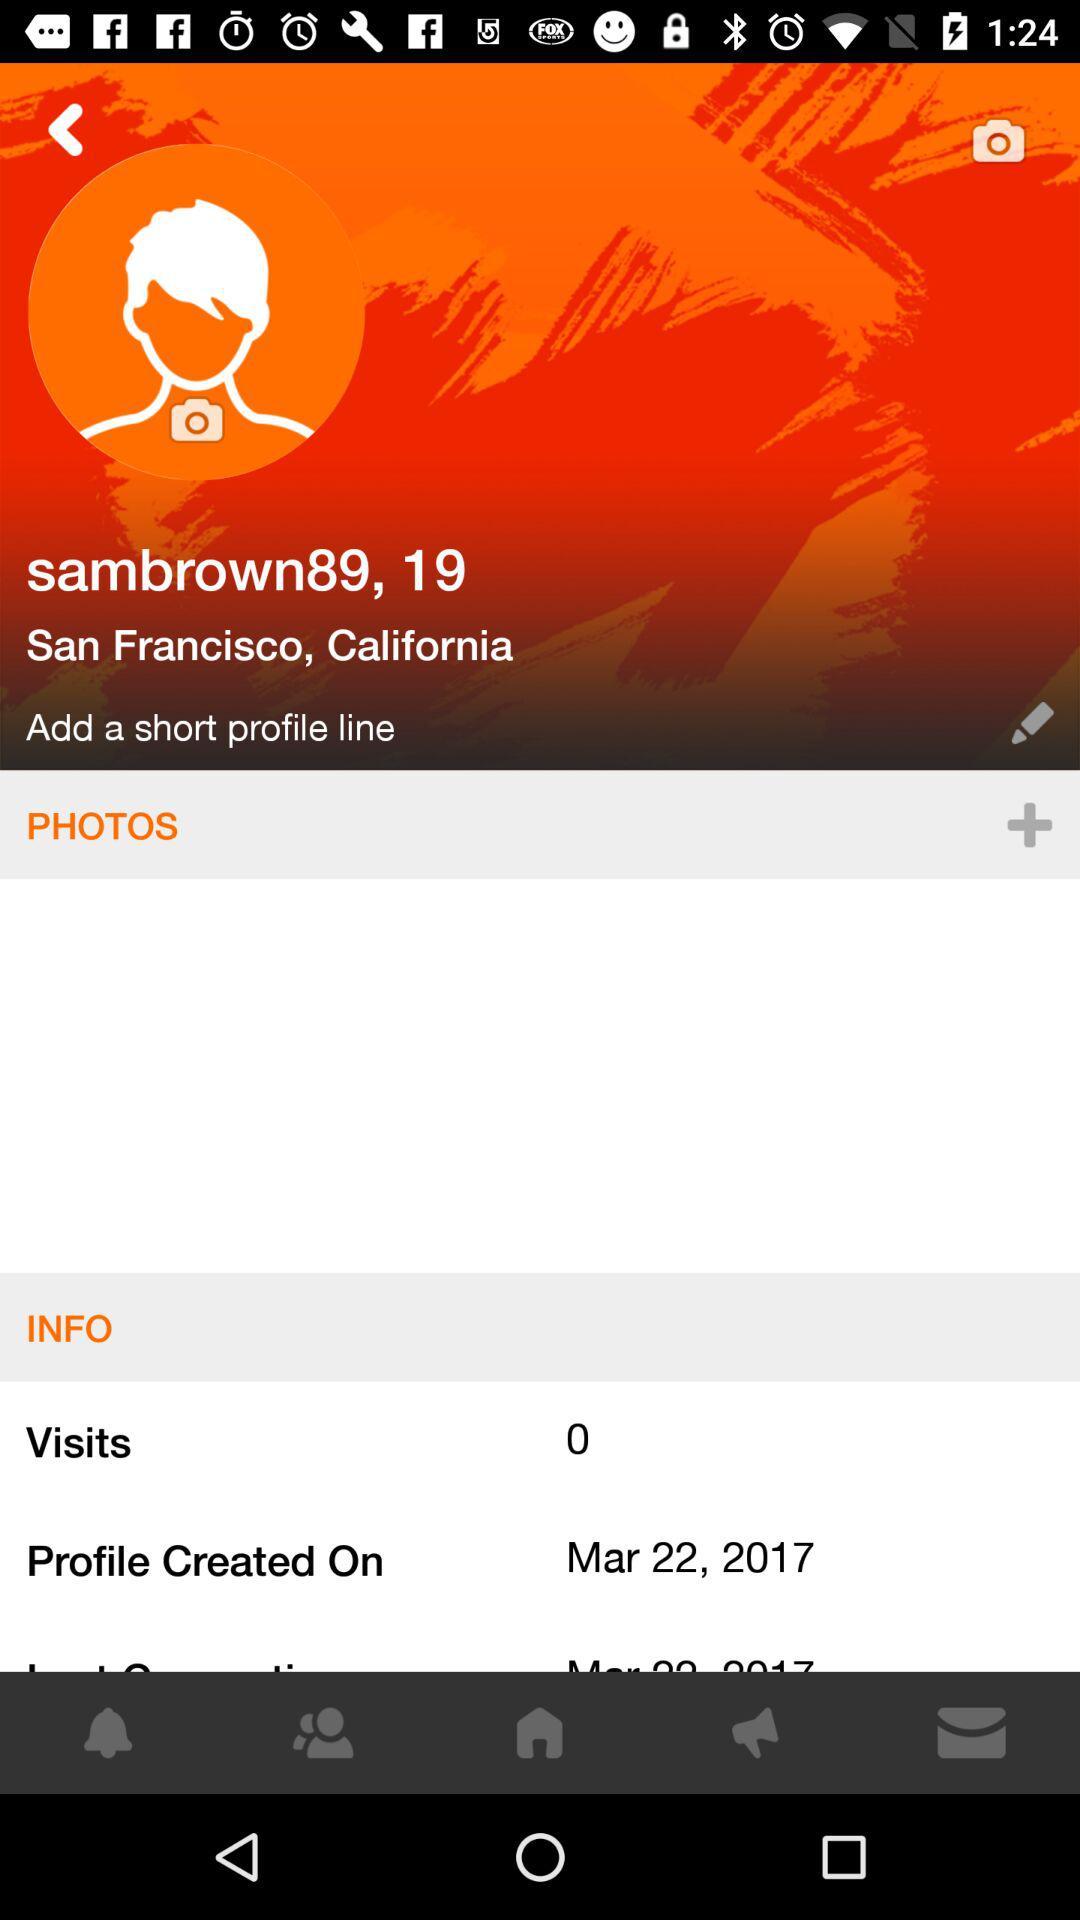 The width and height of the screenshot is (1080, 1920). What do you see at coordinates (1032, 722) in the screenshot?
I see `edit button` at bounding box center [1032, 722].